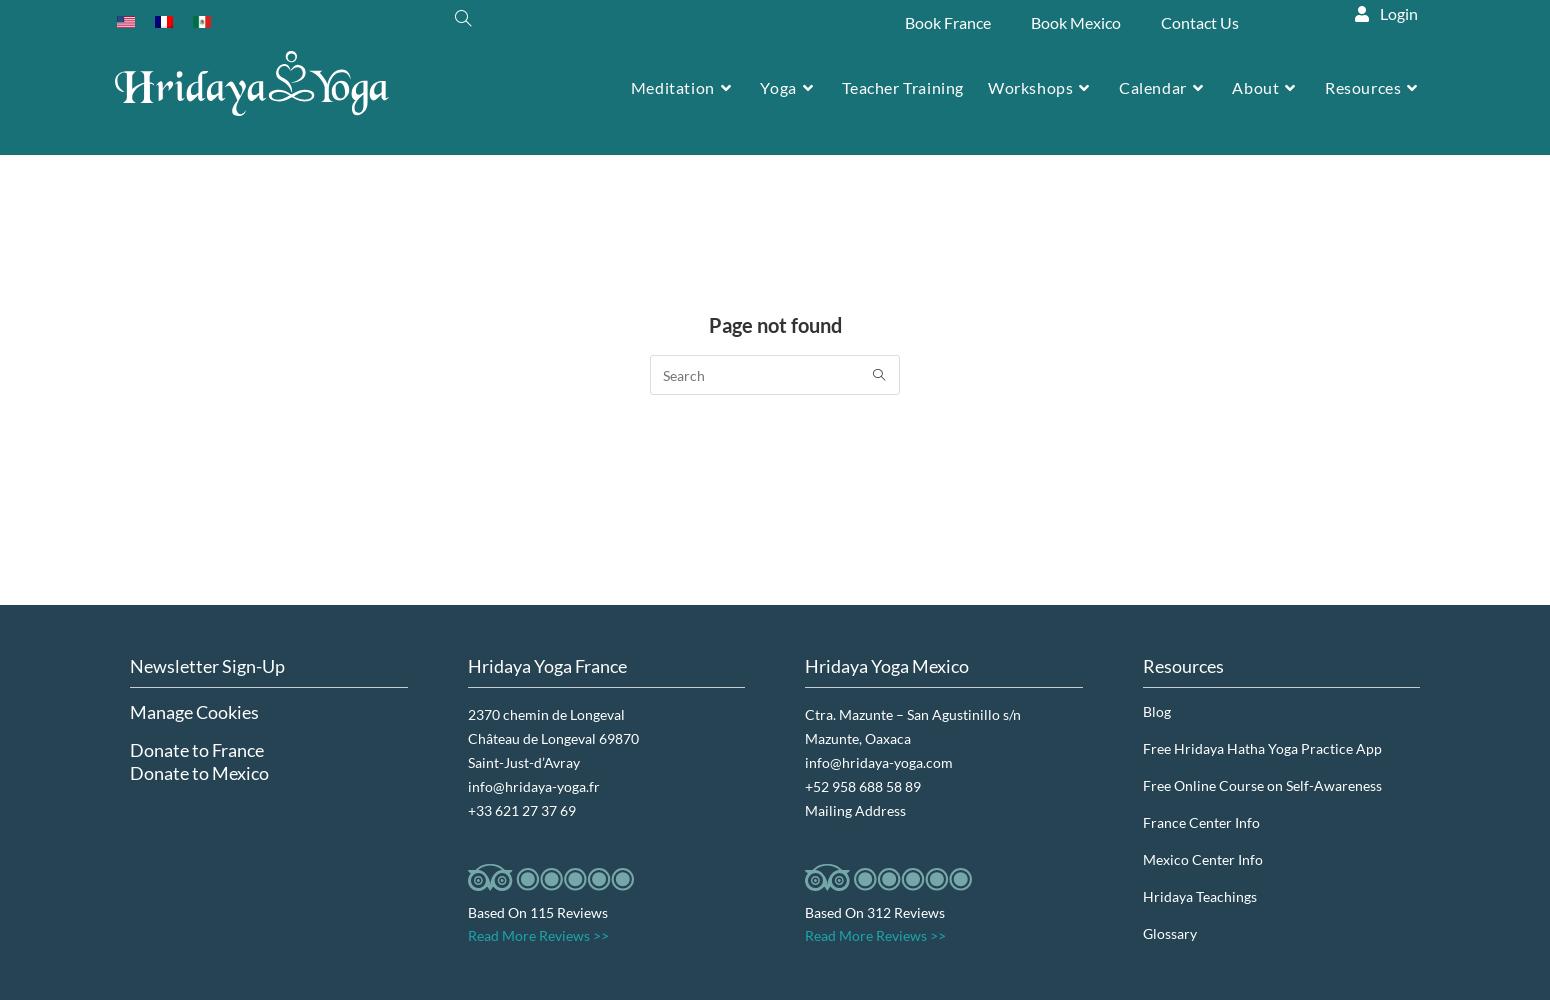  Describe the element at coordinates (774, 324) in the screenshot. I see `'Page not found'` at that location.